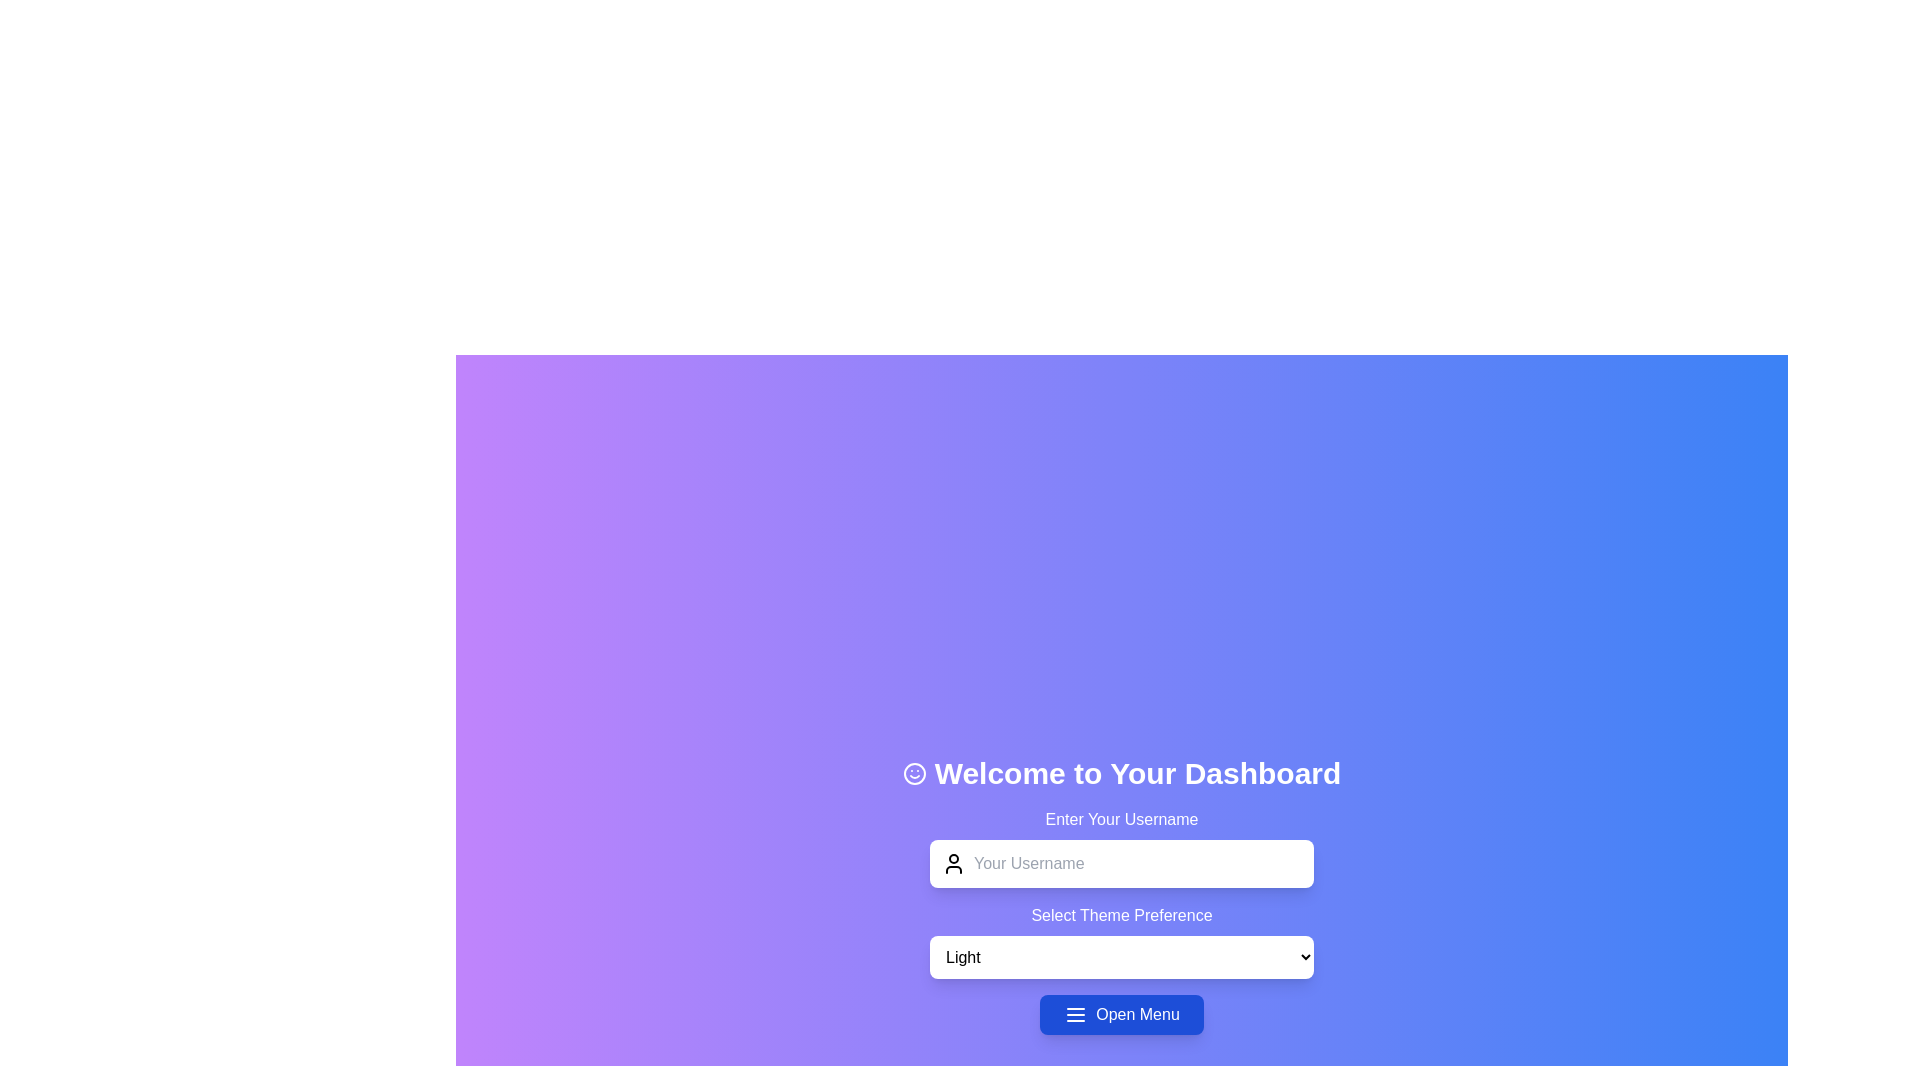  I want to click on the static text label guiding the user to select a theme preference, located above the dropdown menu for theme selection in the user settings interface, so click(1122, 915).